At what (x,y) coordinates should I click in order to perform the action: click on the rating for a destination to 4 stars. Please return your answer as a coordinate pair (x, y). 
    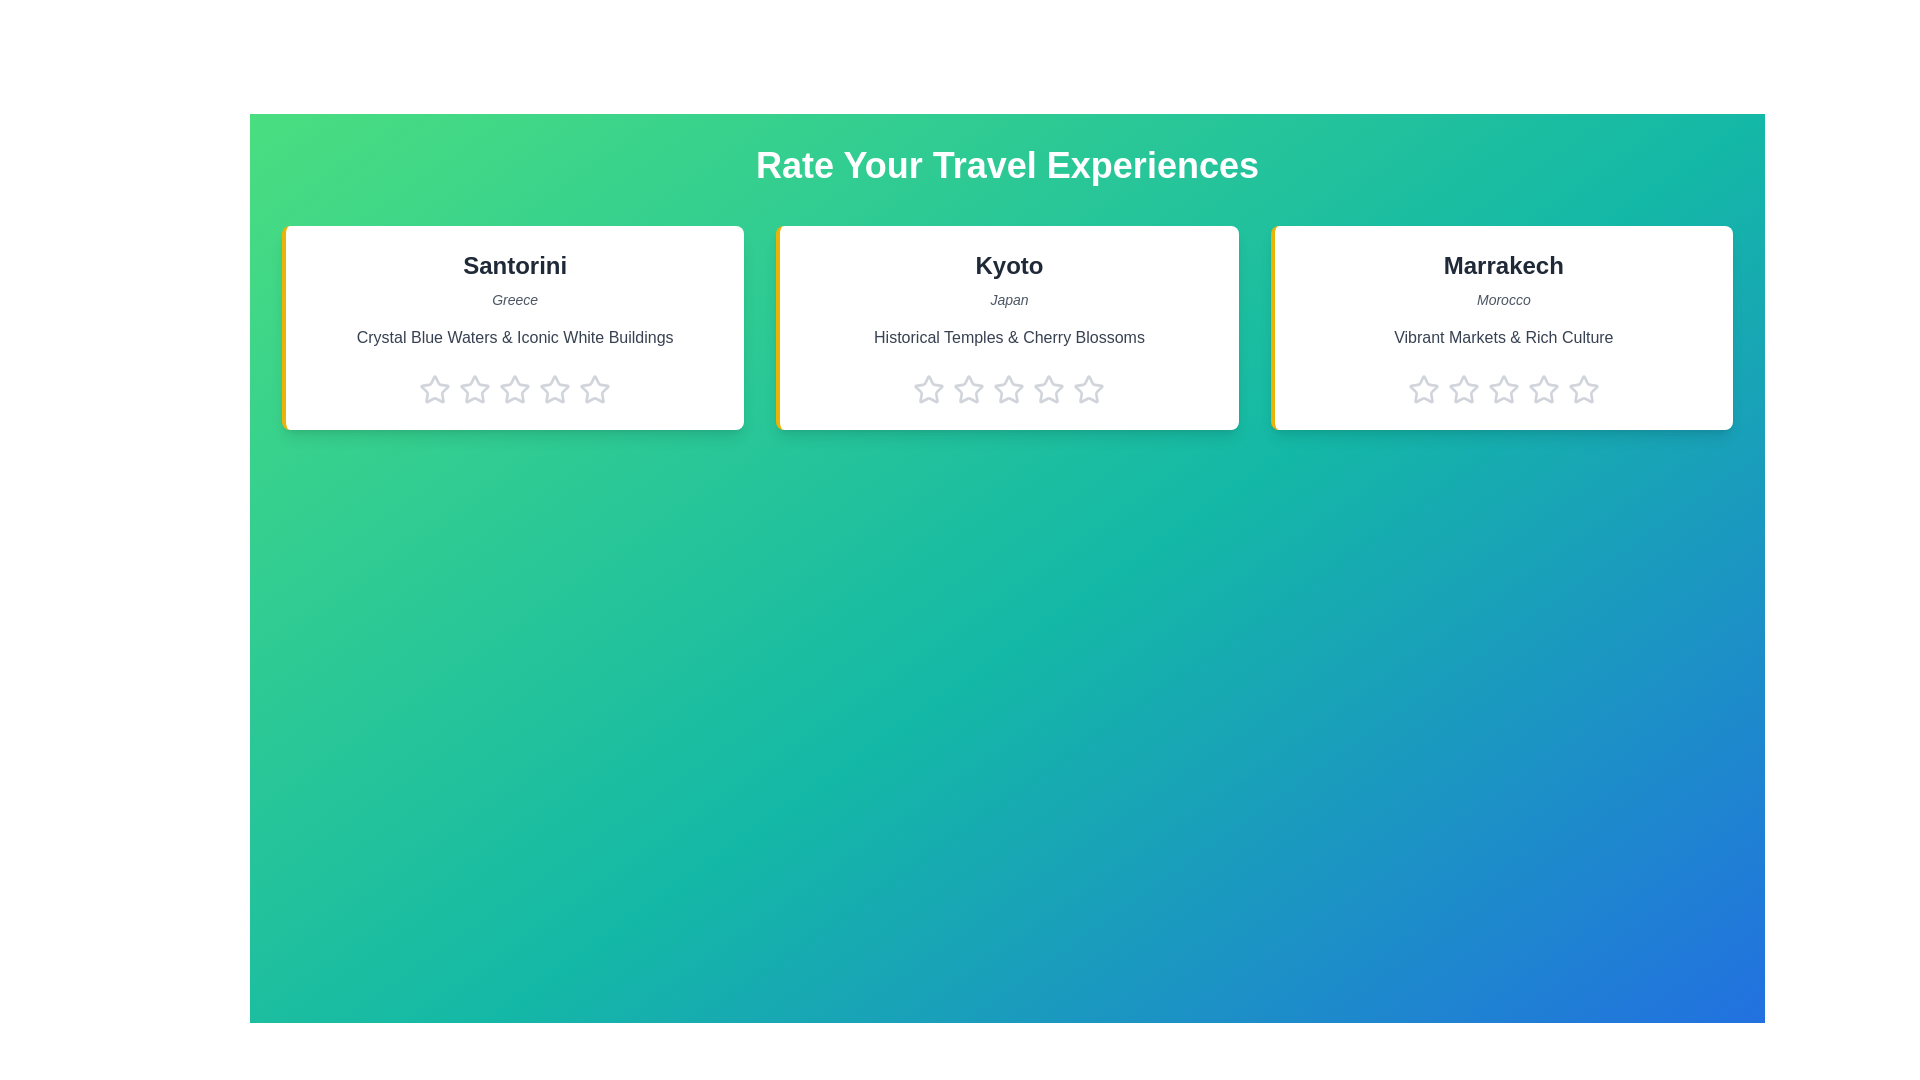
    Looking at the image, I should click on (555, 389).